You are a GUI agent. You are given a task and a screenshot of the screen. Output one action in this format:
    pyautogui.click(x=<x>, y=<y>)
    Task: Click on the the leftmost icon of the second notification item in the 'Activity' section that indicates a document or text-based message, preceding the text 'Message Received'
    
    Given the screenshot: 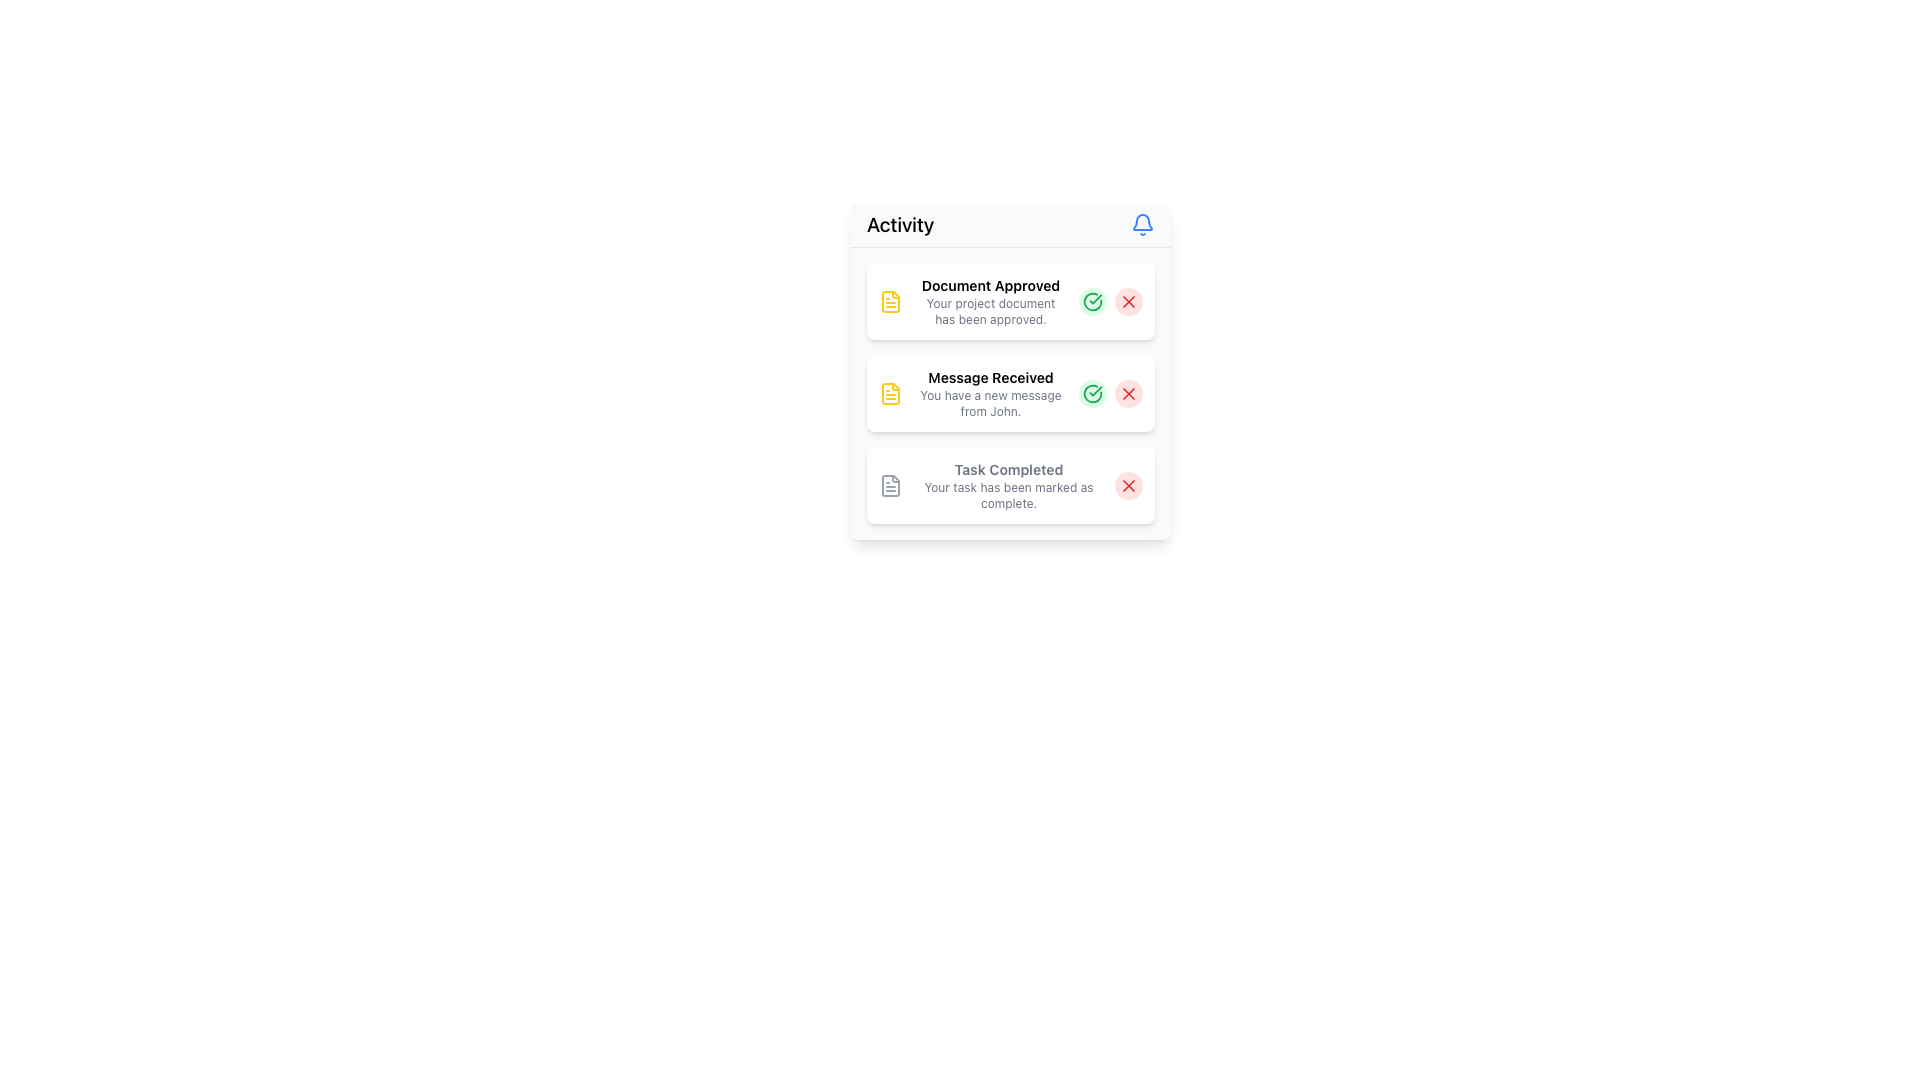 What is the action you would take?
    pyautogui.click(x=890, y=393)
    